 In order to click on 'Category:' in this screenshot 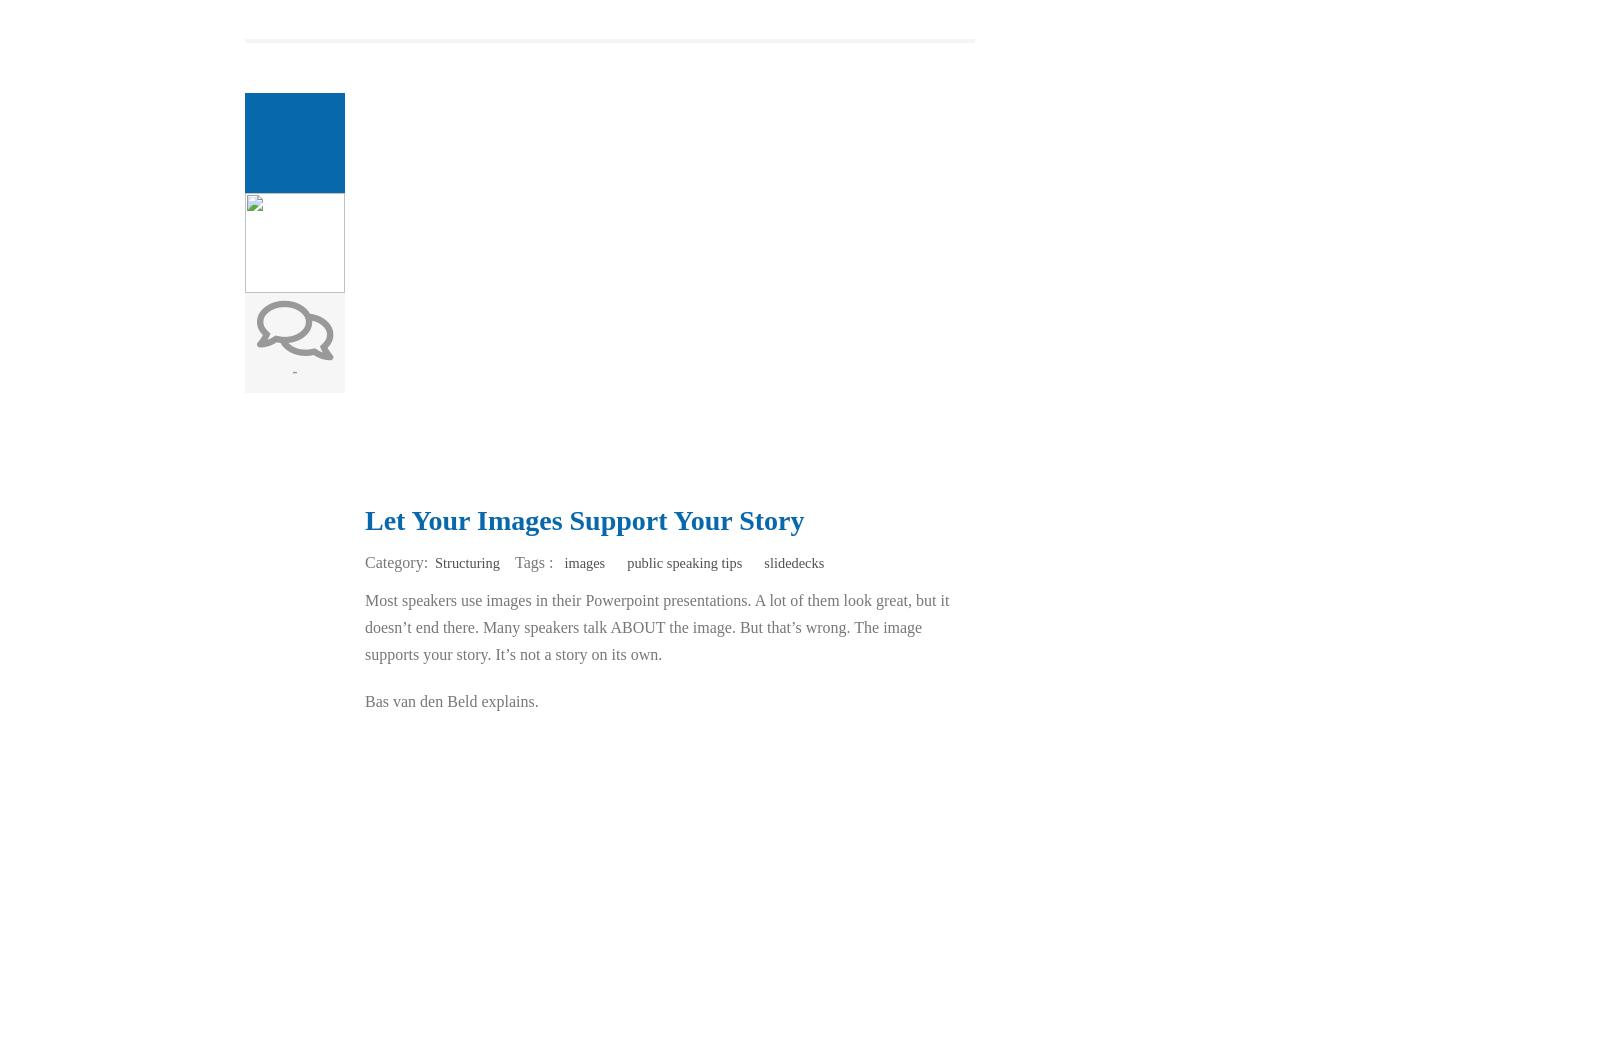, I will do `click(396, 561)`.